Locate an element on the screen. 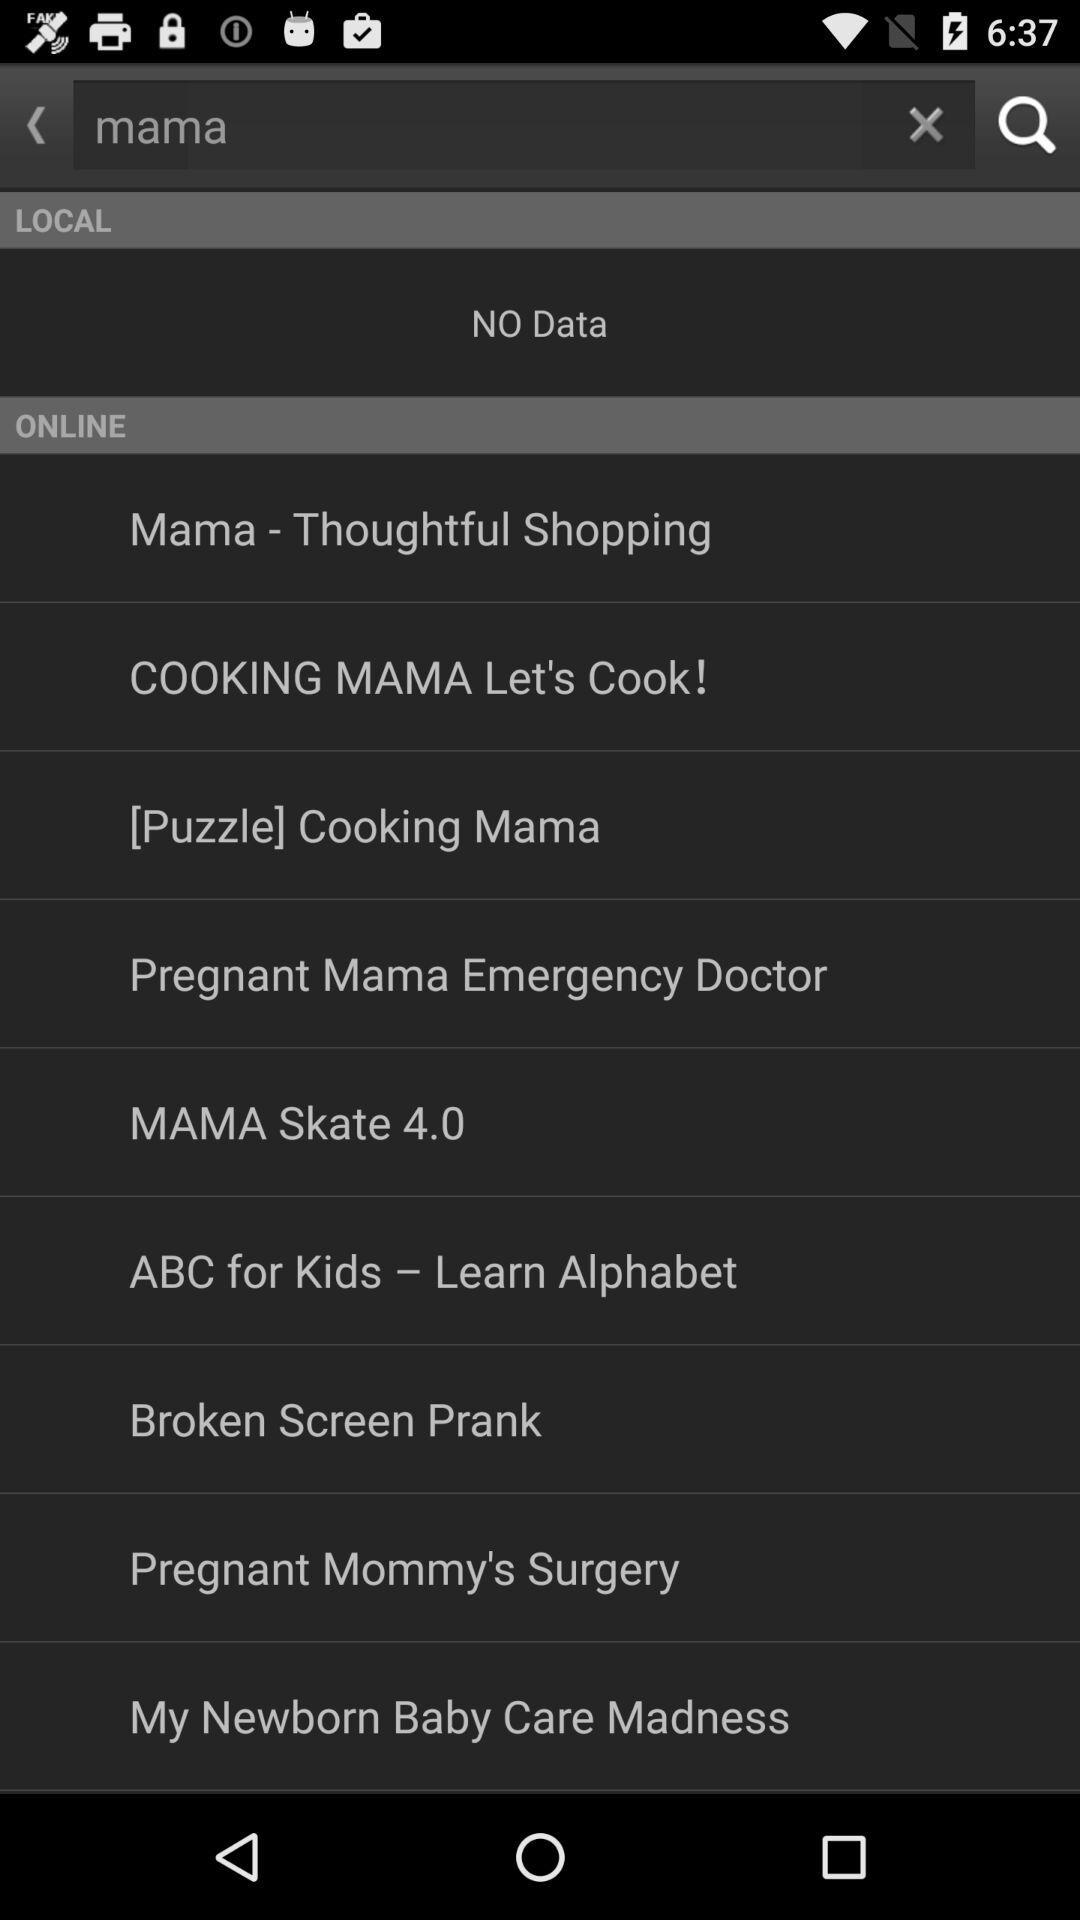 Image resolution: width=1080 pixels, height=1920 pixels. the app is located at coordinates (925, 123).